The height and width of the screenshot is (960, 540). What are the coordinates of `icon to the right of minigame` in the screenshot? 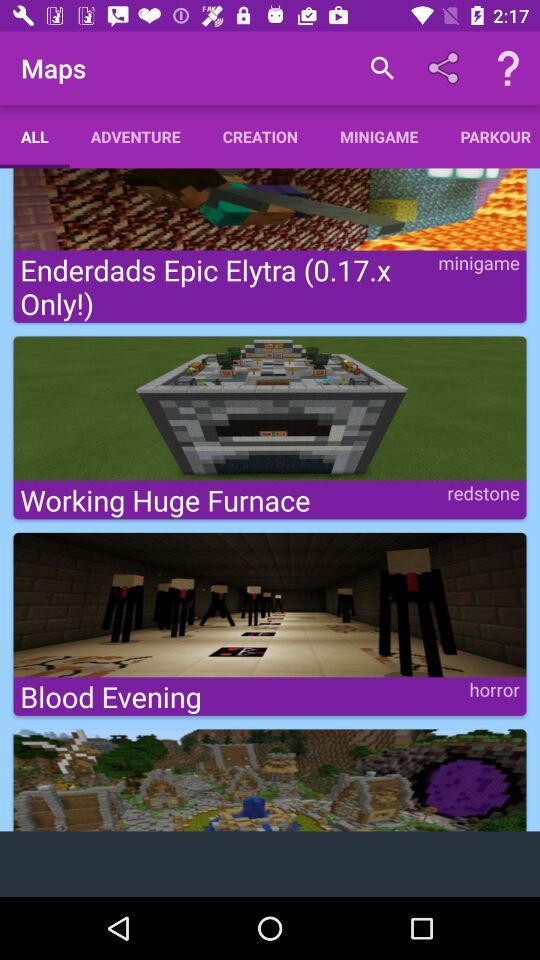 It's located at (488, 135).